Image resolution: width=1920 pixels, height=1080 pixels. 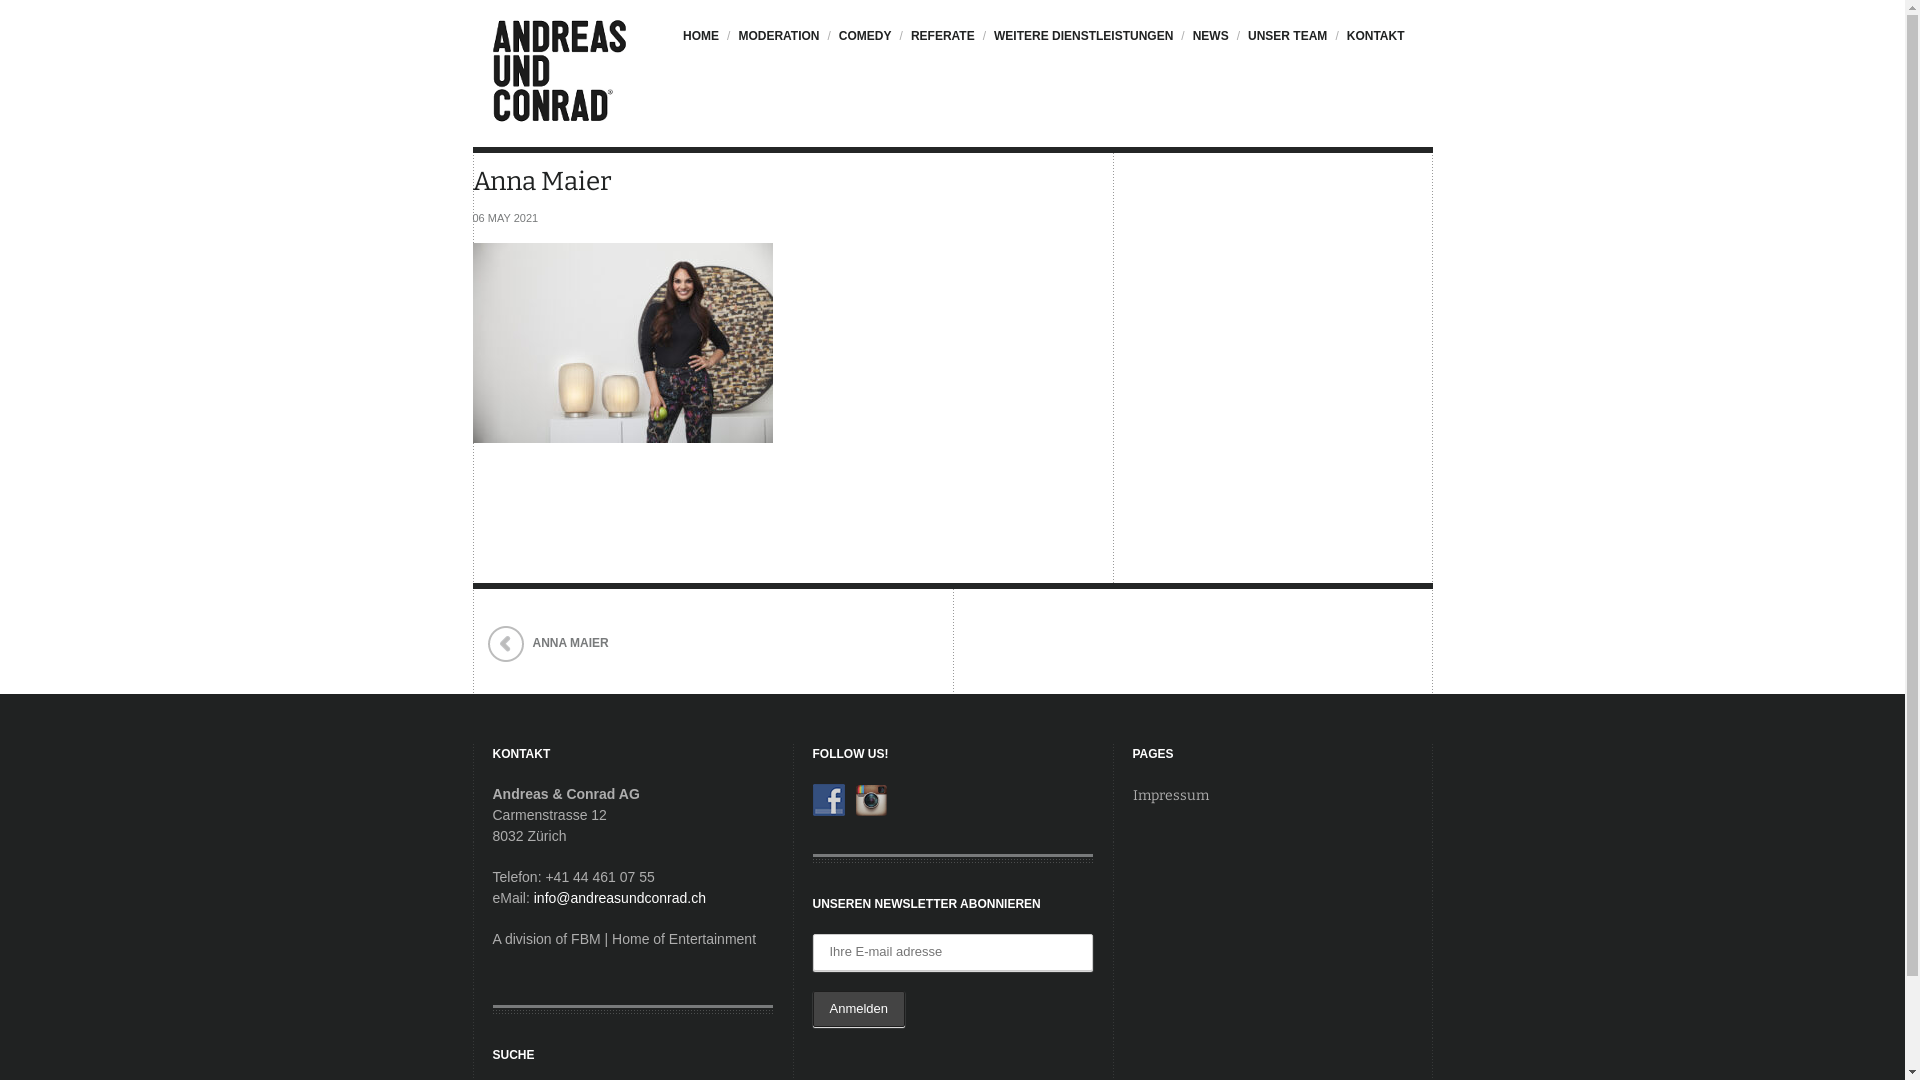 I want to click on 'COMEDY', so click(x=864, y=45).